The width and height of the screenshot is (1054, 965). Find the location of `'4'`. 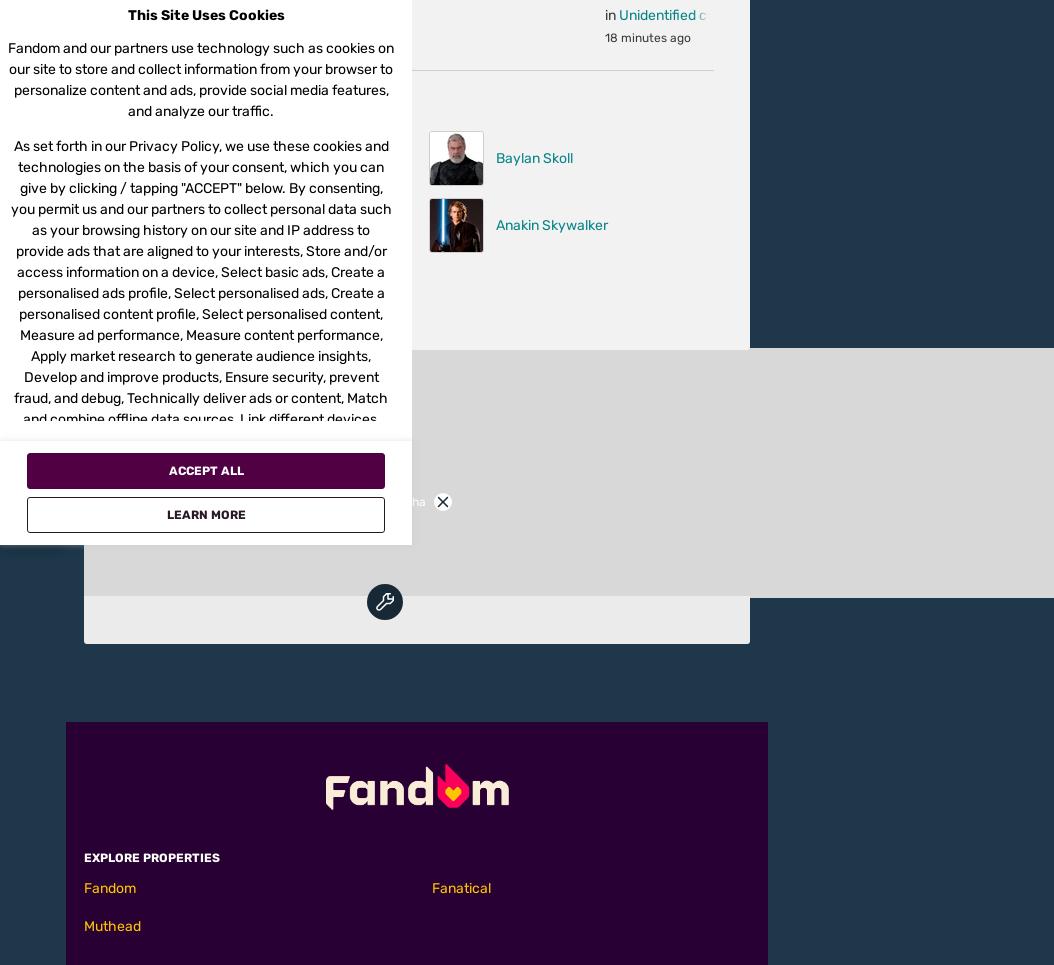

'4' is located at coordinates (248, 271).